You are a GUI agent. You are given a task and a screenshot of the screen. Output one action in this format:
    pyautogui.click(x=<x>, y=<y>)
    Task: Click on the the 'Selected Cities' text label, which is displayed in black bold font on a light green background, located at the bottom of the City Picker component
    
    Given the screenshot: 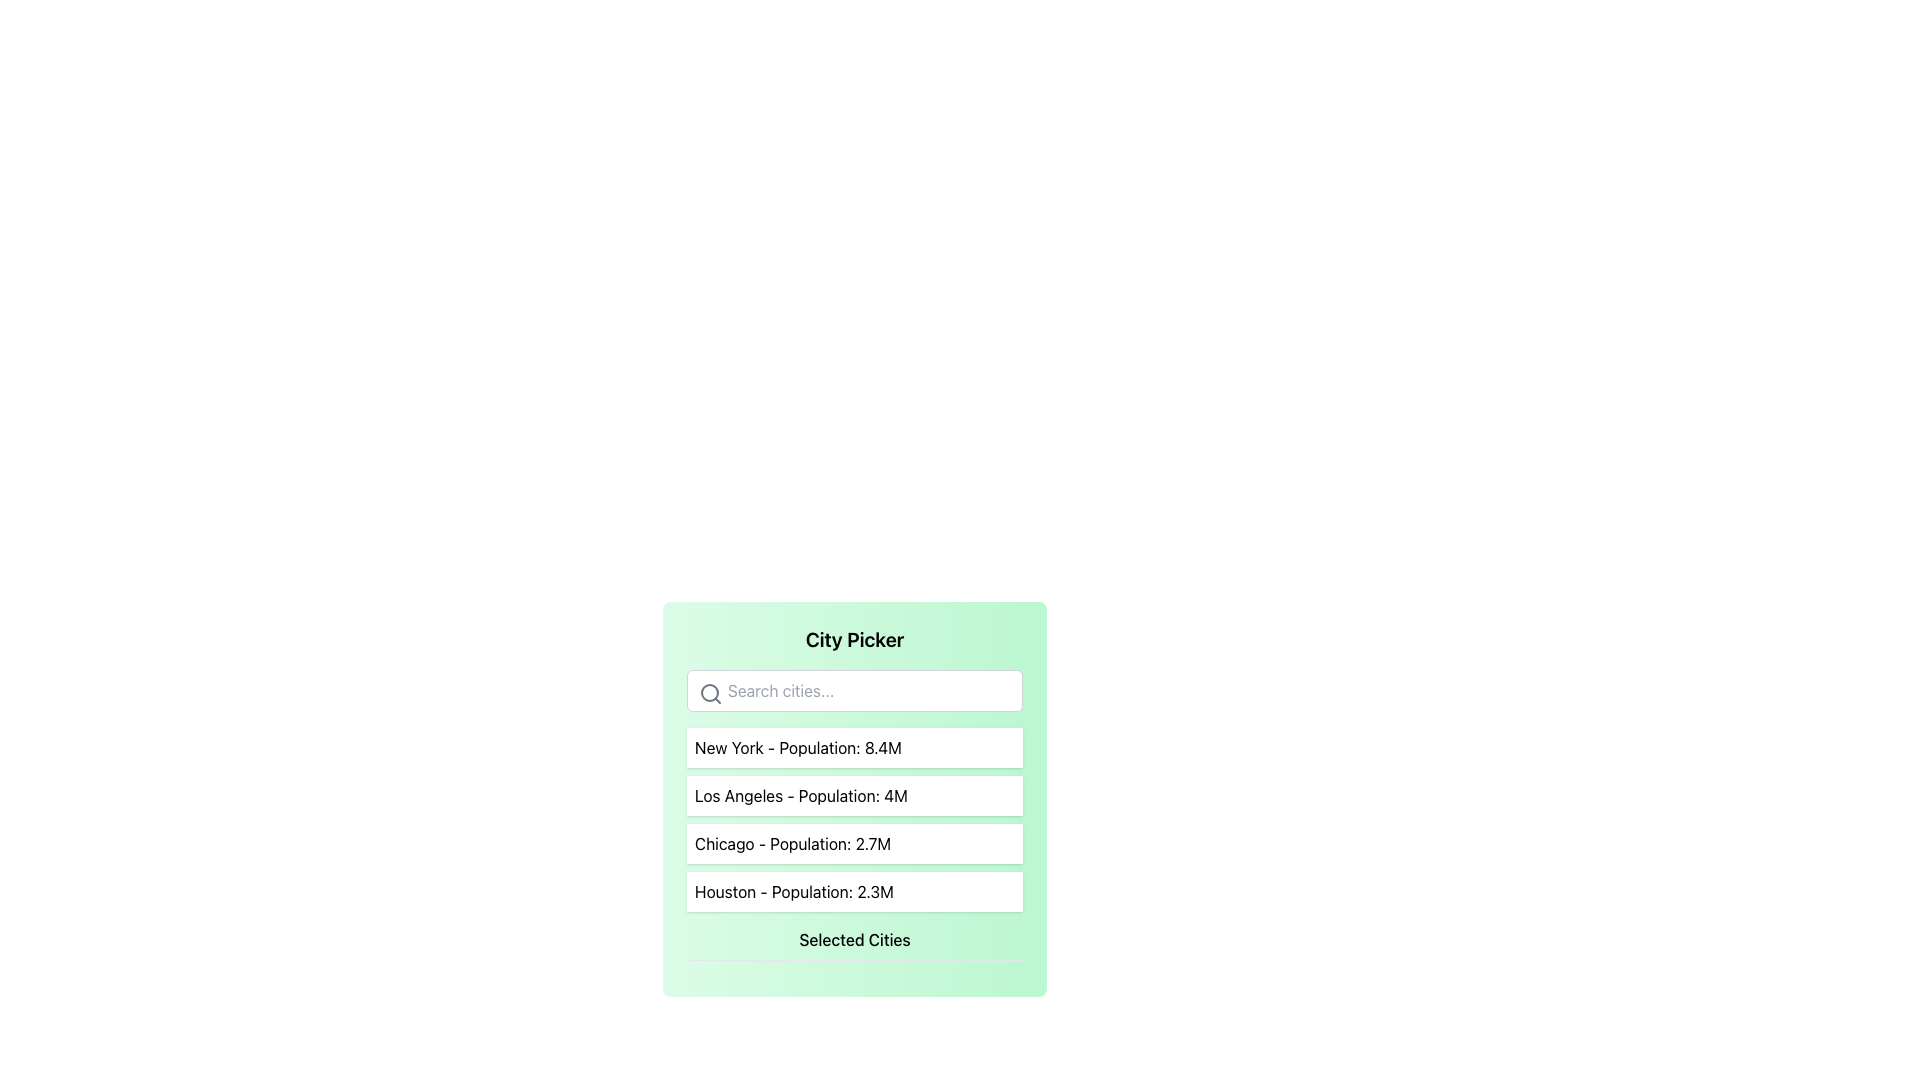 What is the action you would take?
    pyautogui.click(x=854, y=944)
    